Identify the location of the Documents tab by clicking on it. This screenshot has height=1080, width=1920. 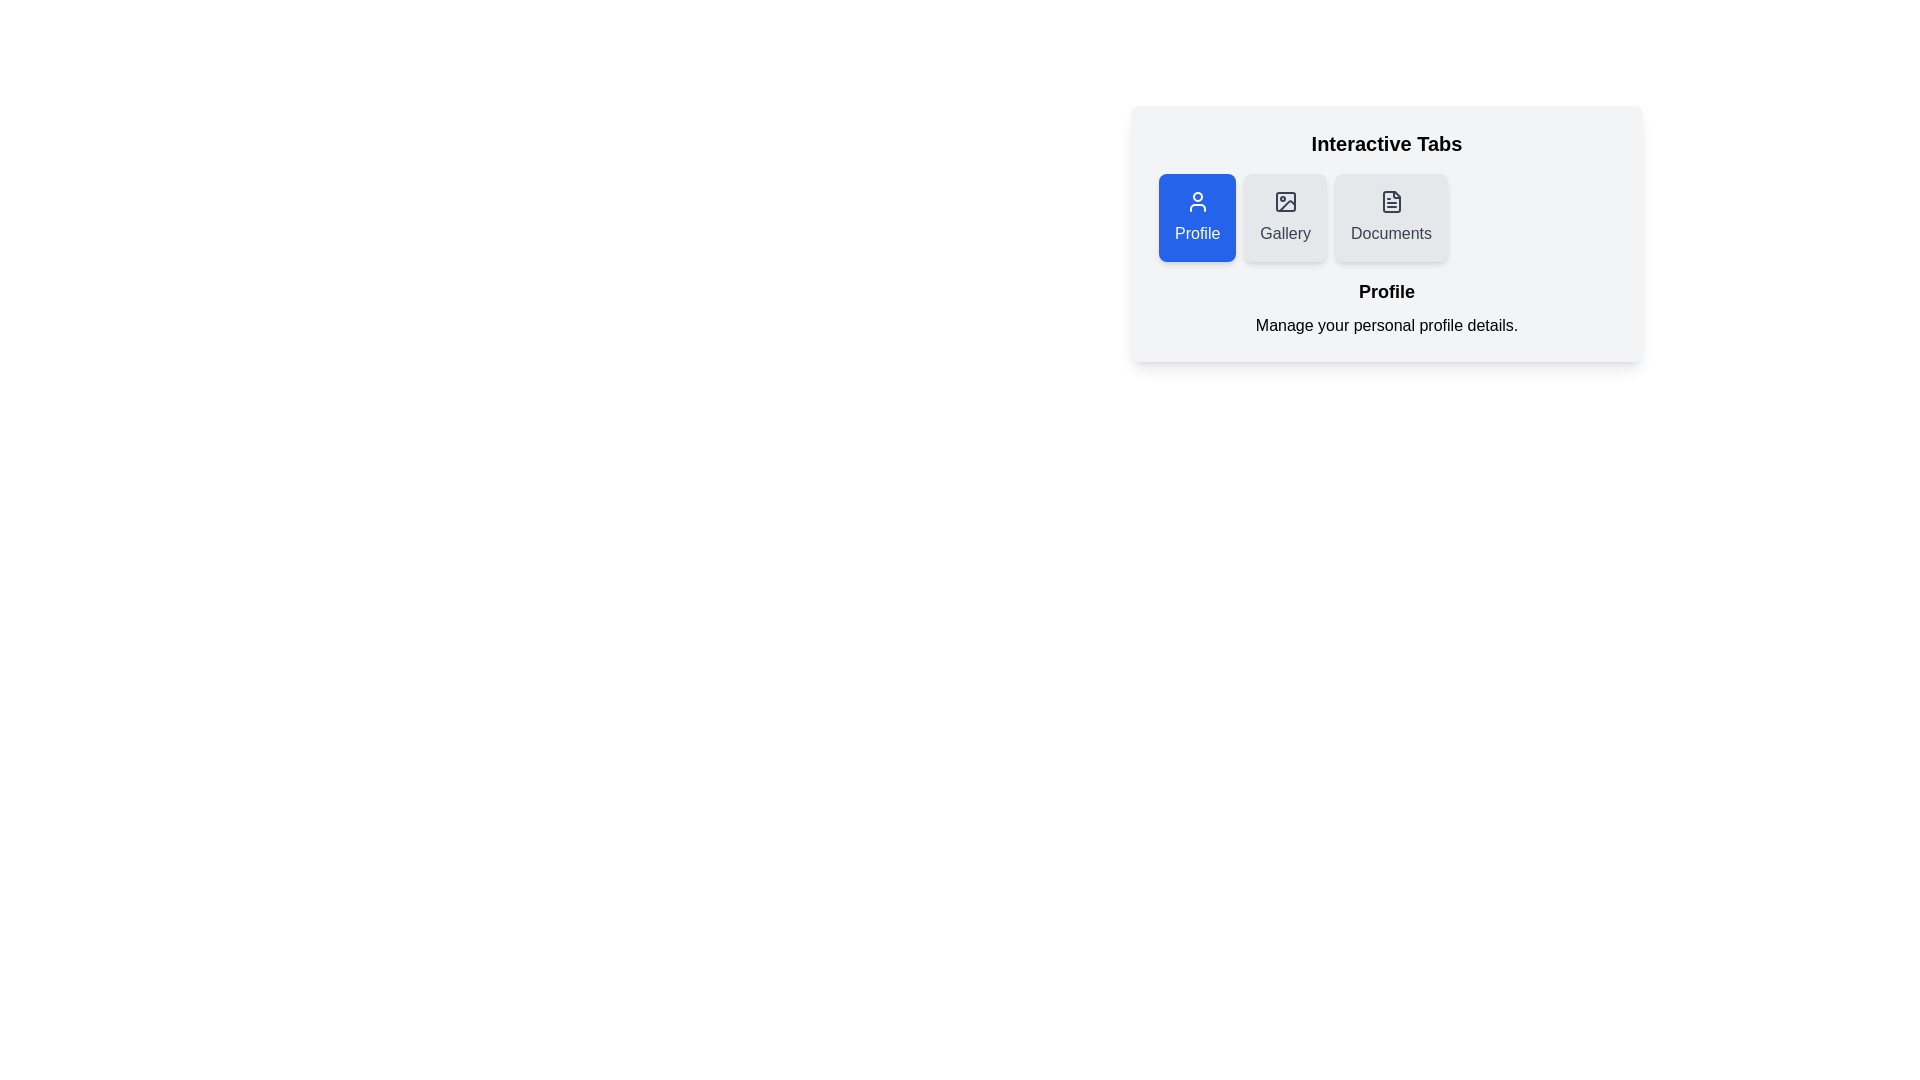
(1390, 218).